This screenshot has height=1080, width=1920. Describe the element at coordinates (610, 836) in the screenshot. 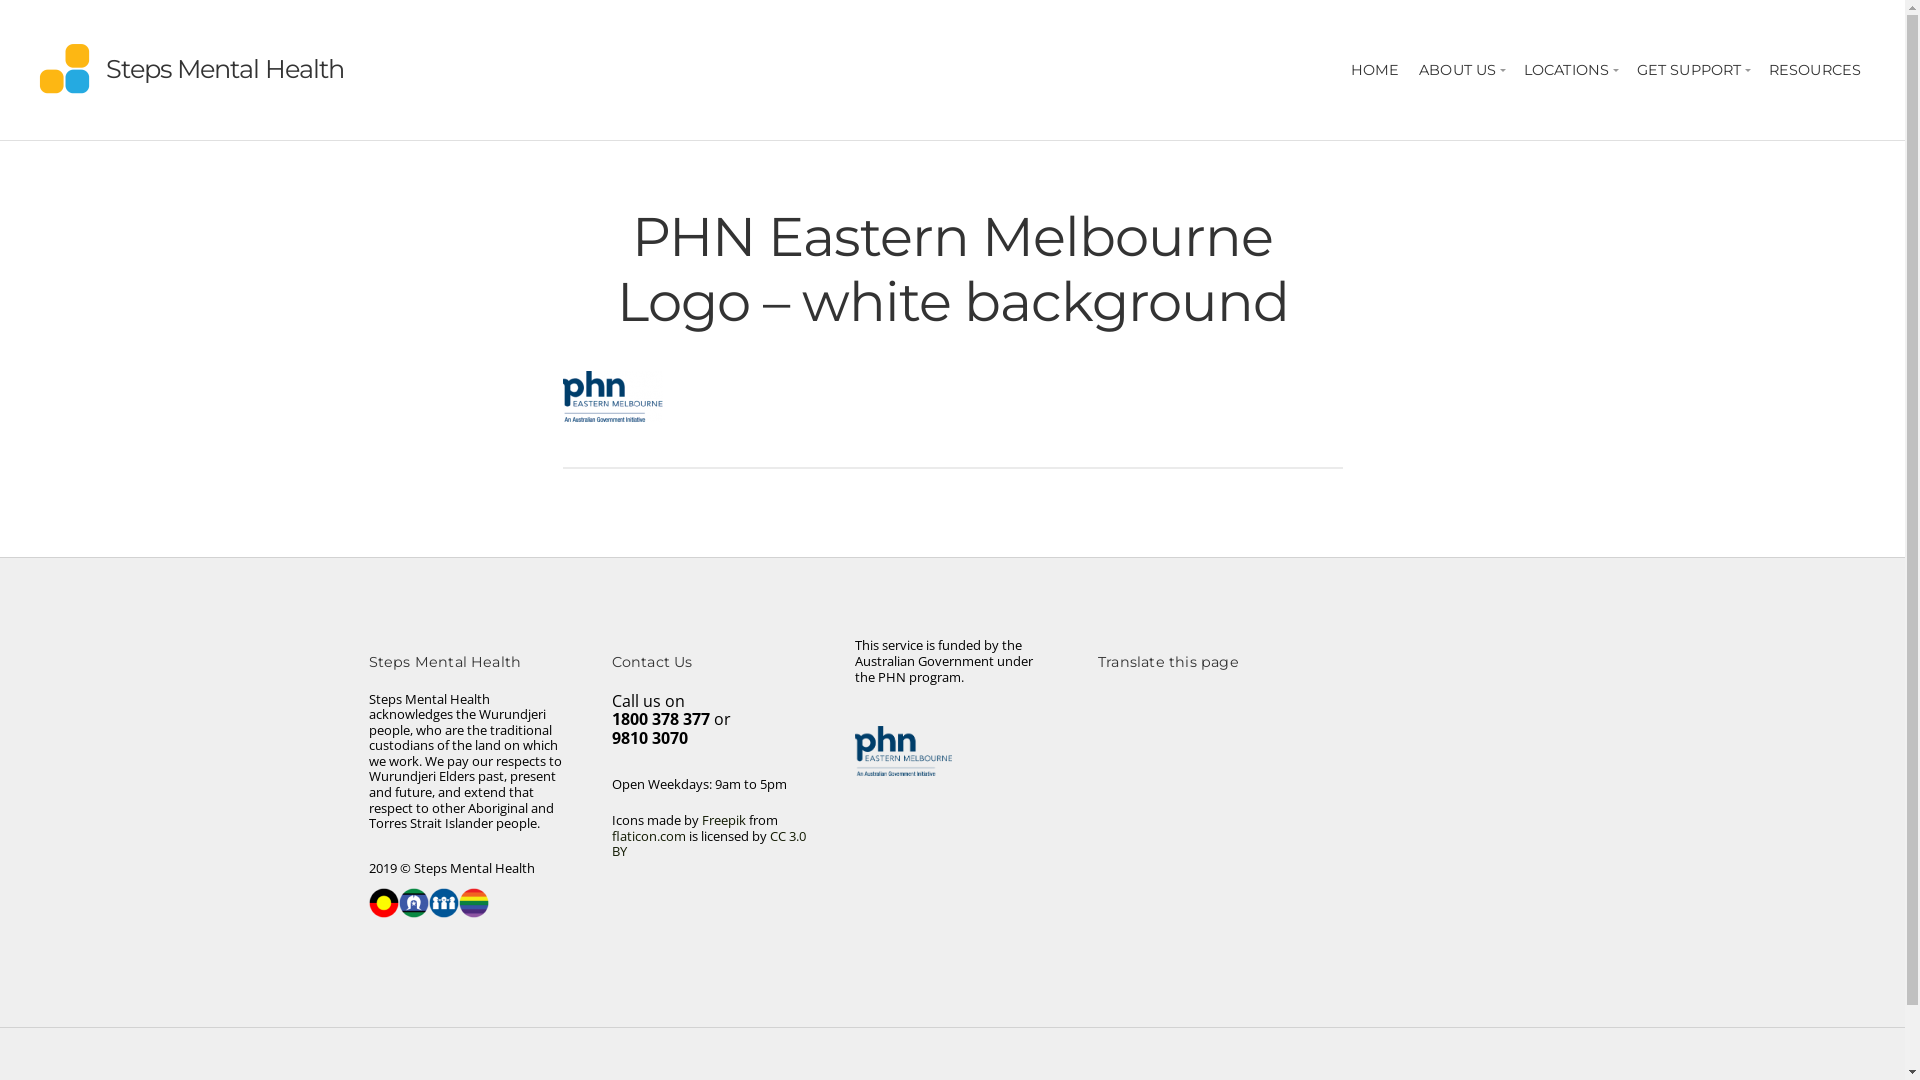

I see `'flaticon.com'` at that location.